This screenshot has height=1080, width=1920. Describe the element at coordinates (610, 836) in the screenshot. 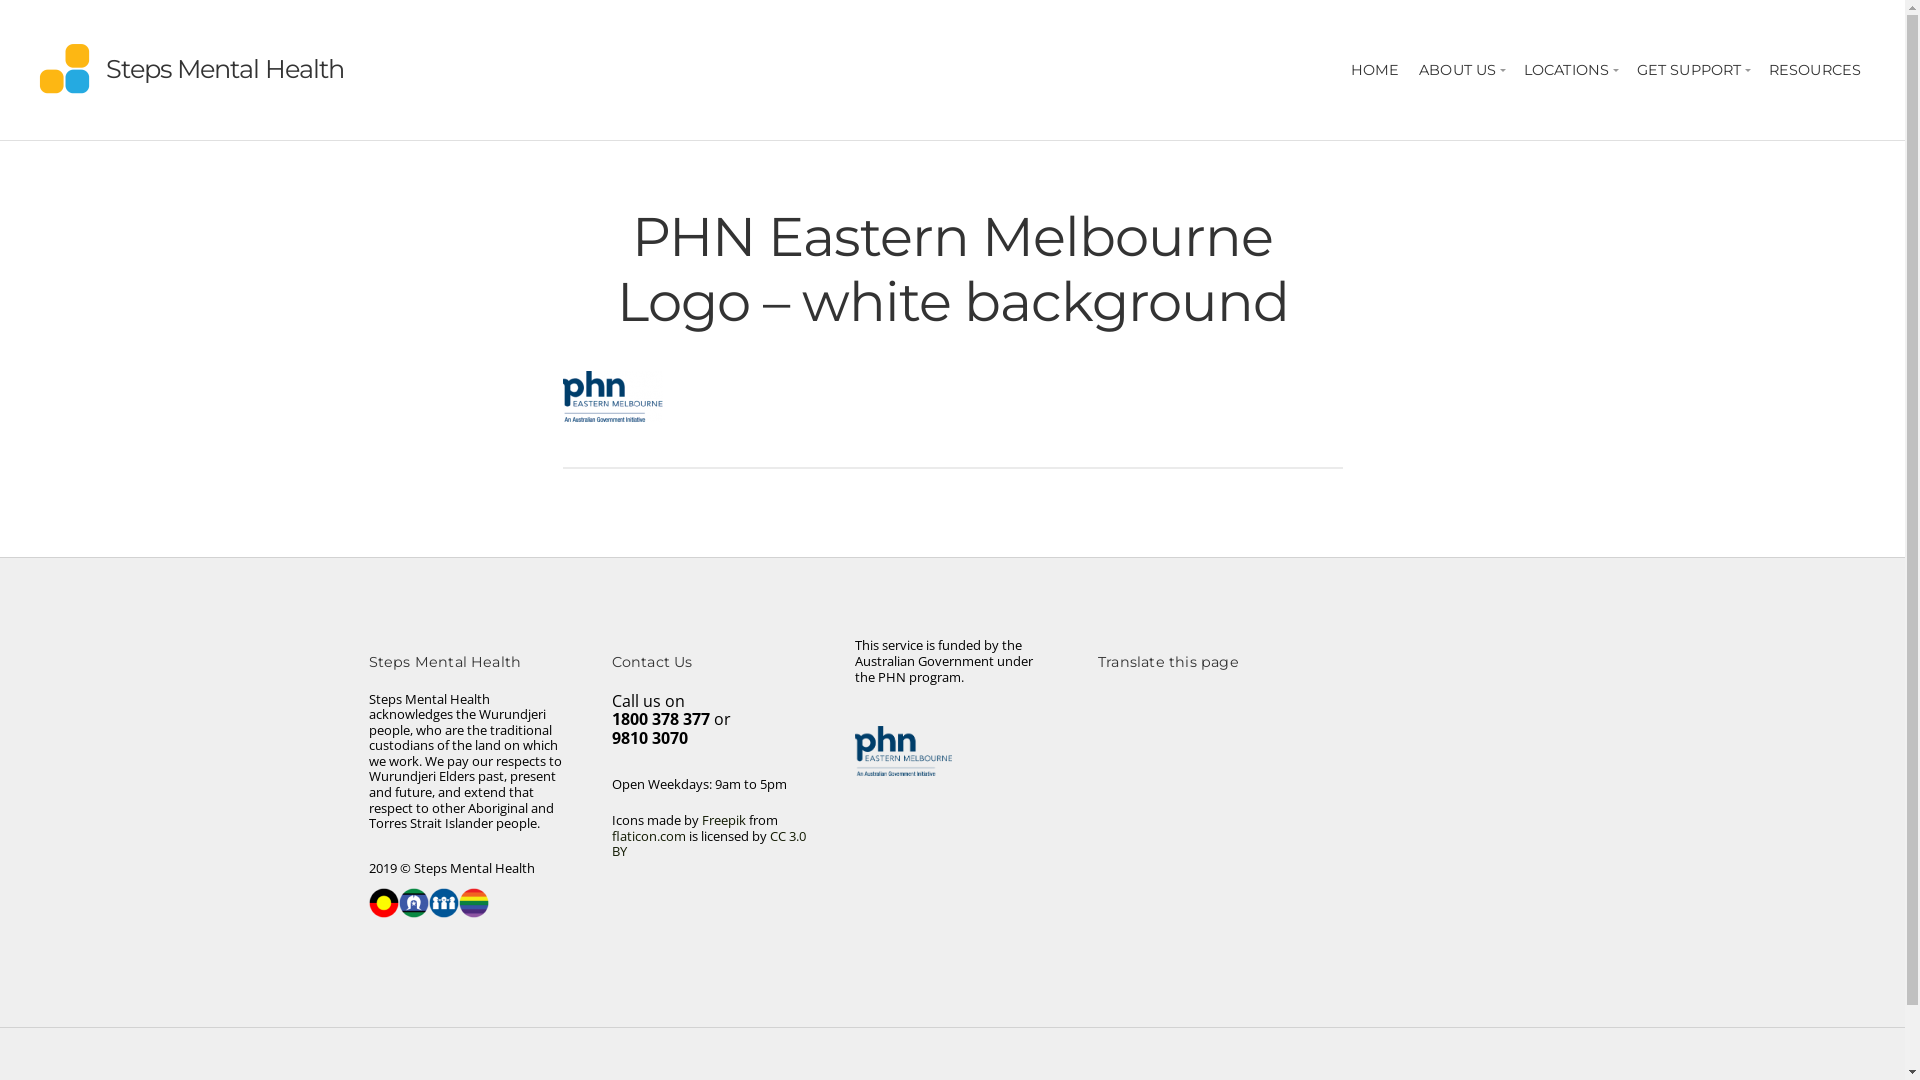

I see `'flaticon.com'` at that location.